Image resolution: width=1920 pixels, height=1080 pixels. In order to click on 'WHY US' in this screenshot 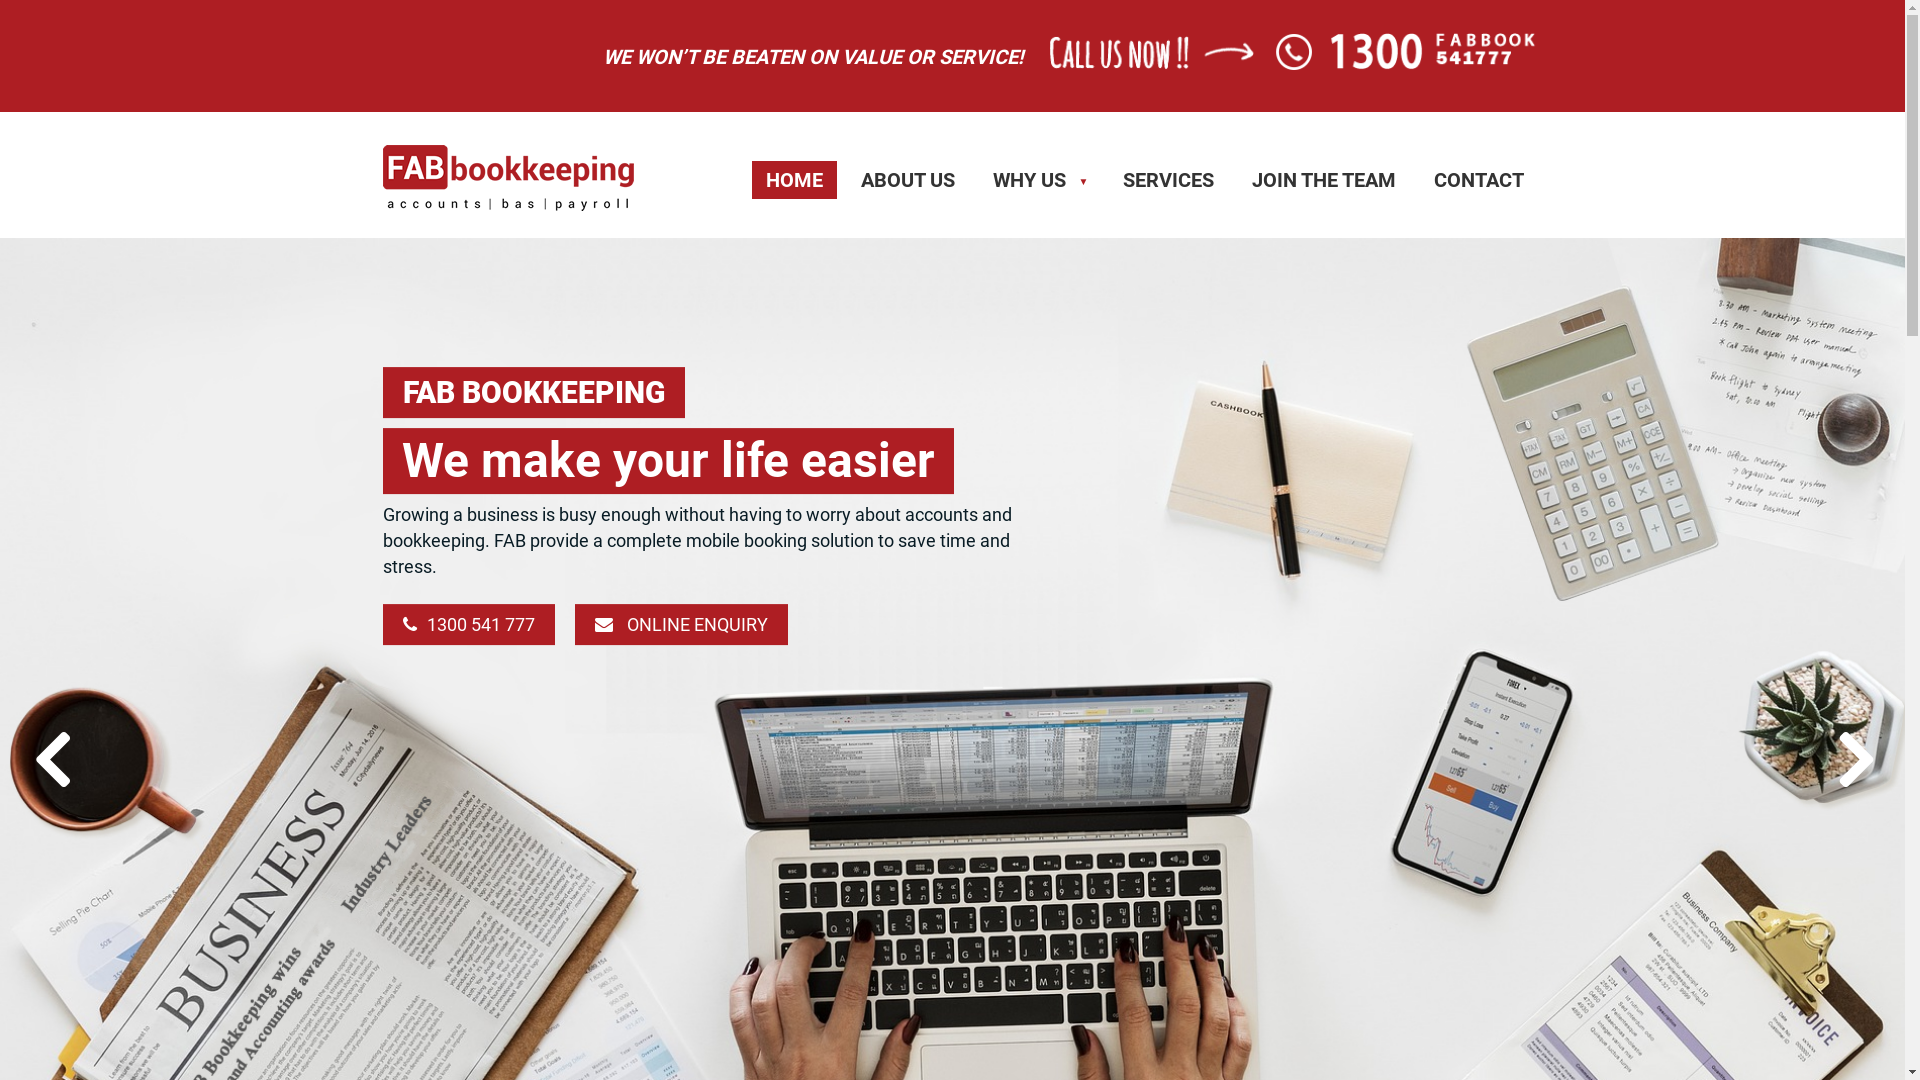, I will do `click(1038, 180)`.